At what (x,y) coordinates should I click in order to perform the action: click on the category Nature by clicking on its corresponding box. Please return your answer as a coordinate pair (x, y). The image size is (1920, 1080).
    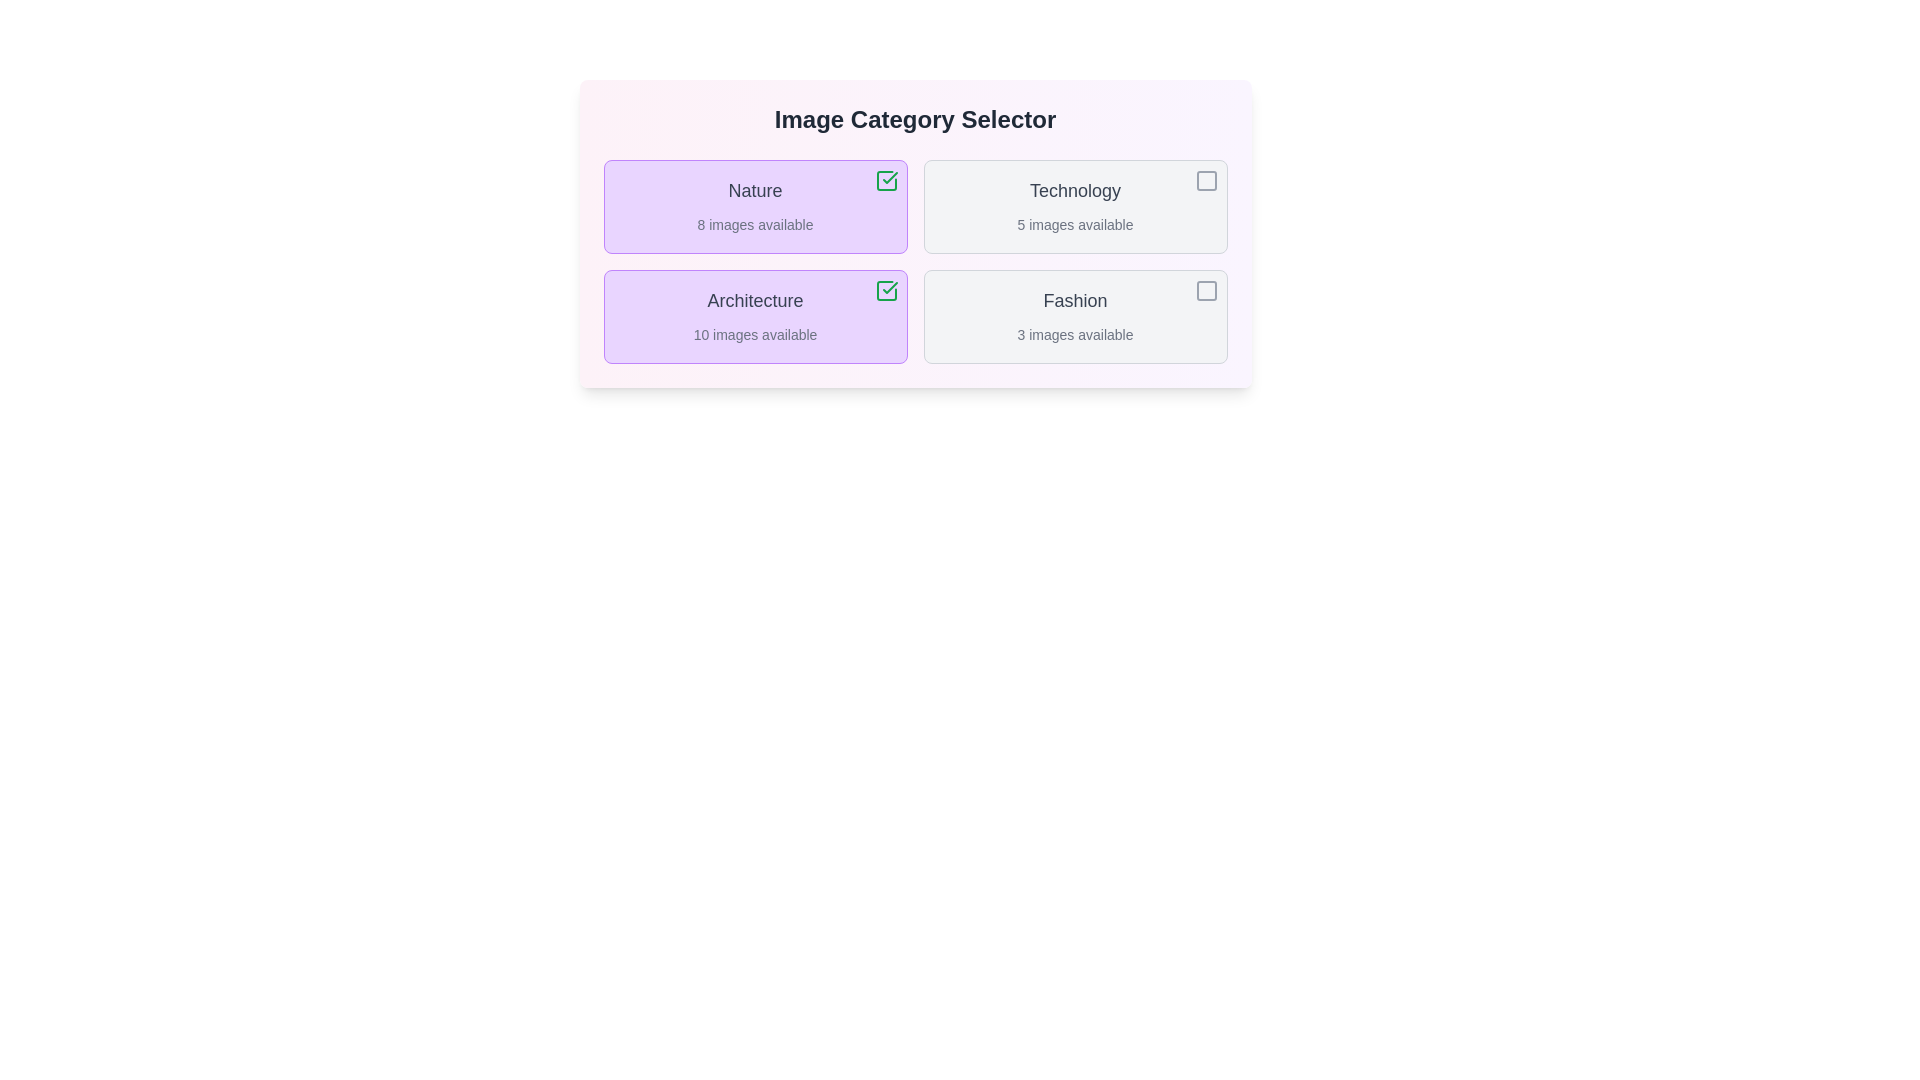
    Looking at the image, I should click on (754, 207).